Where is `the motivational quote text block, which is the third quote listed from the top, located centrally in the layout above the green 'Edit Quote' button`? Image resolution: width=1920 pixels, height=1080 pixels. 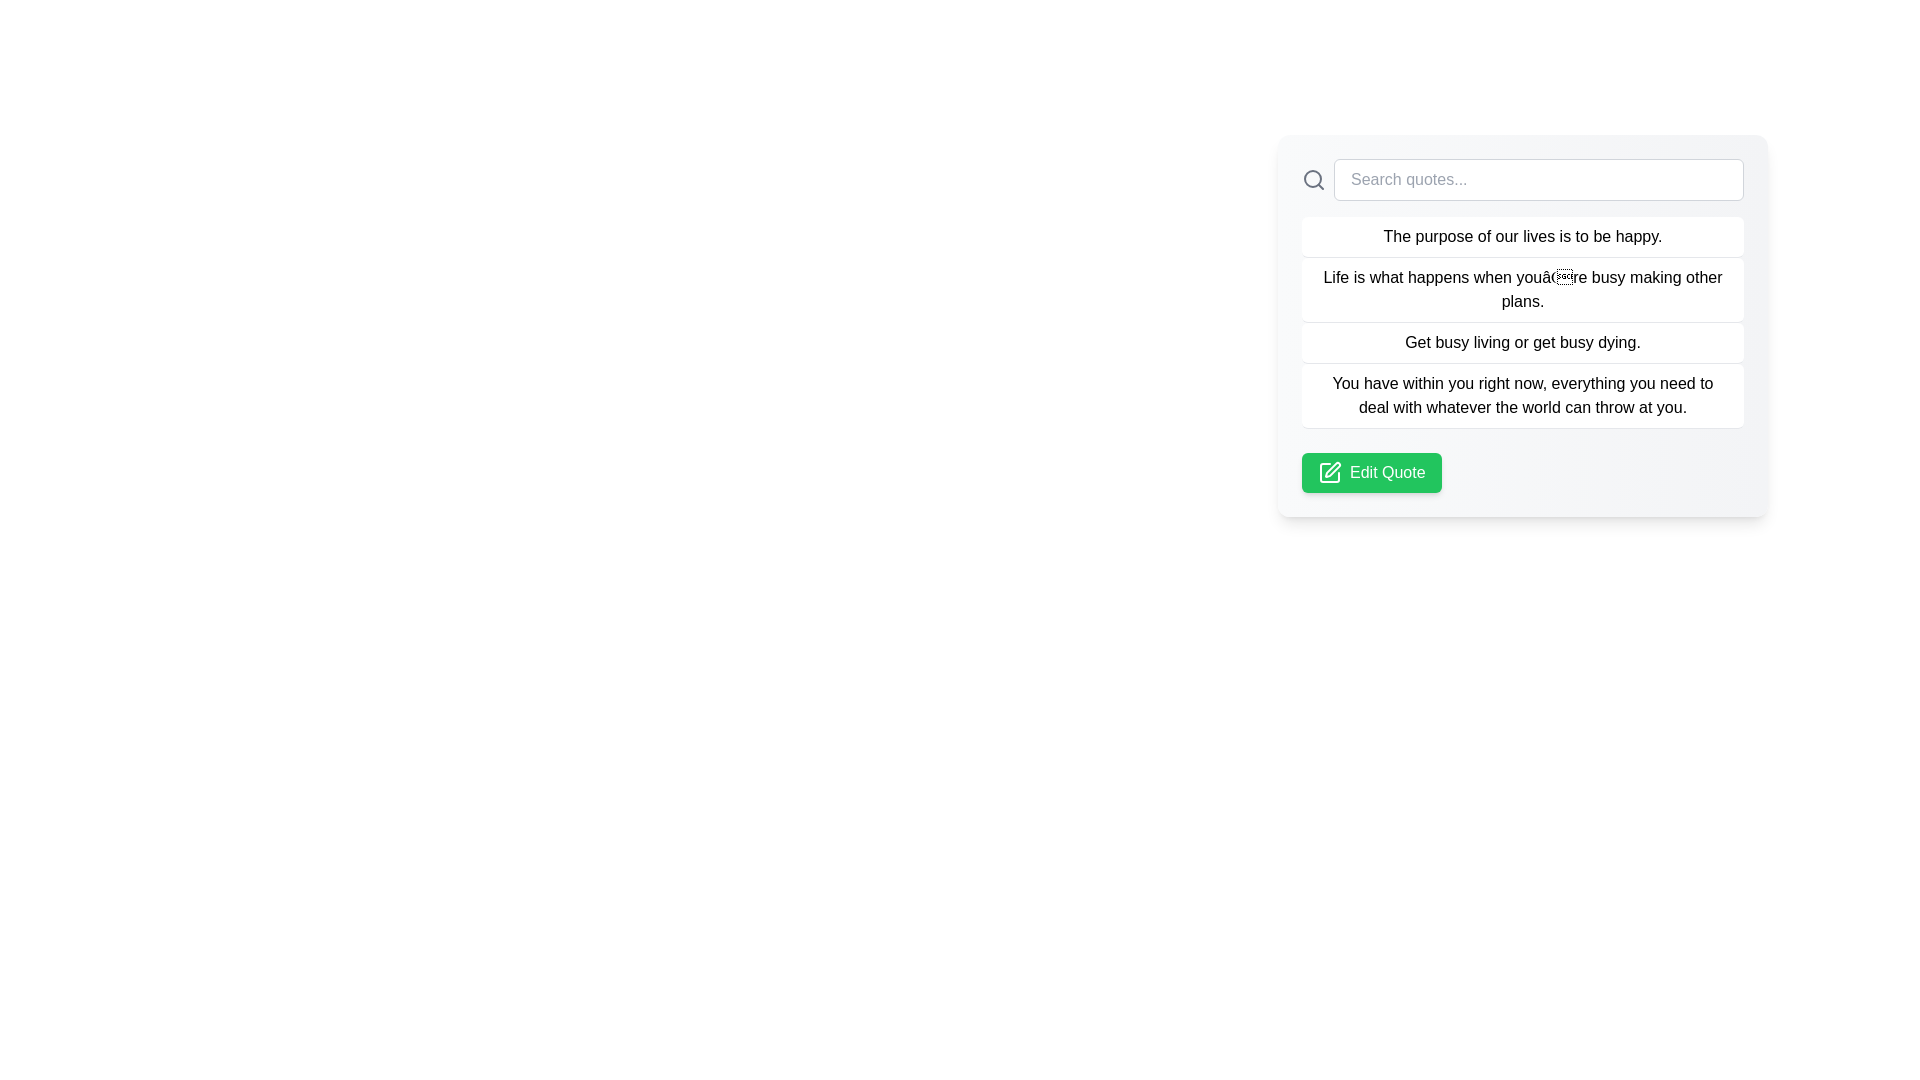 the motivational quote text block, which is the third quote listed from the top, located centrally in the layout above the green 'Edit Quote' button is located at coordinates (1521, 334).